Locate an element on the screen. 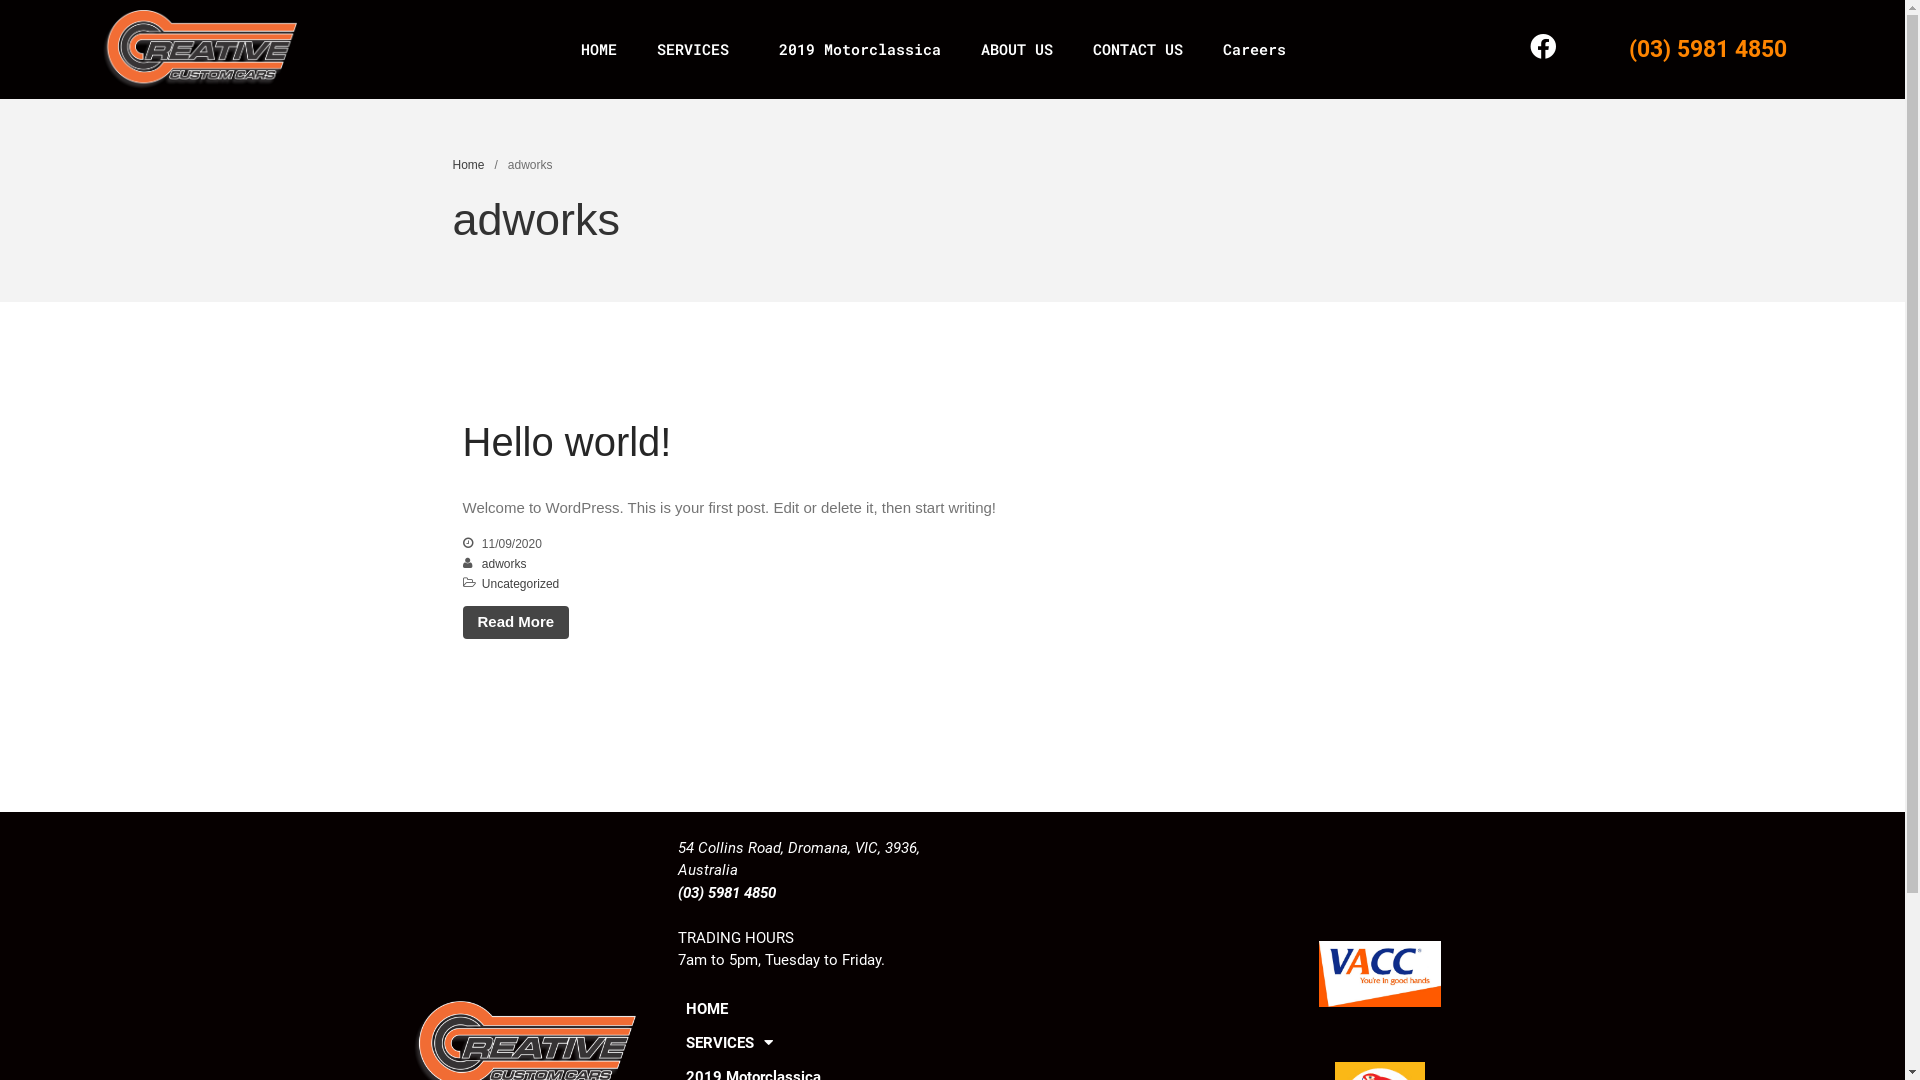 This screenshot has height=1080, width=1920. 'Read More' is located at coordinates (515, 621).